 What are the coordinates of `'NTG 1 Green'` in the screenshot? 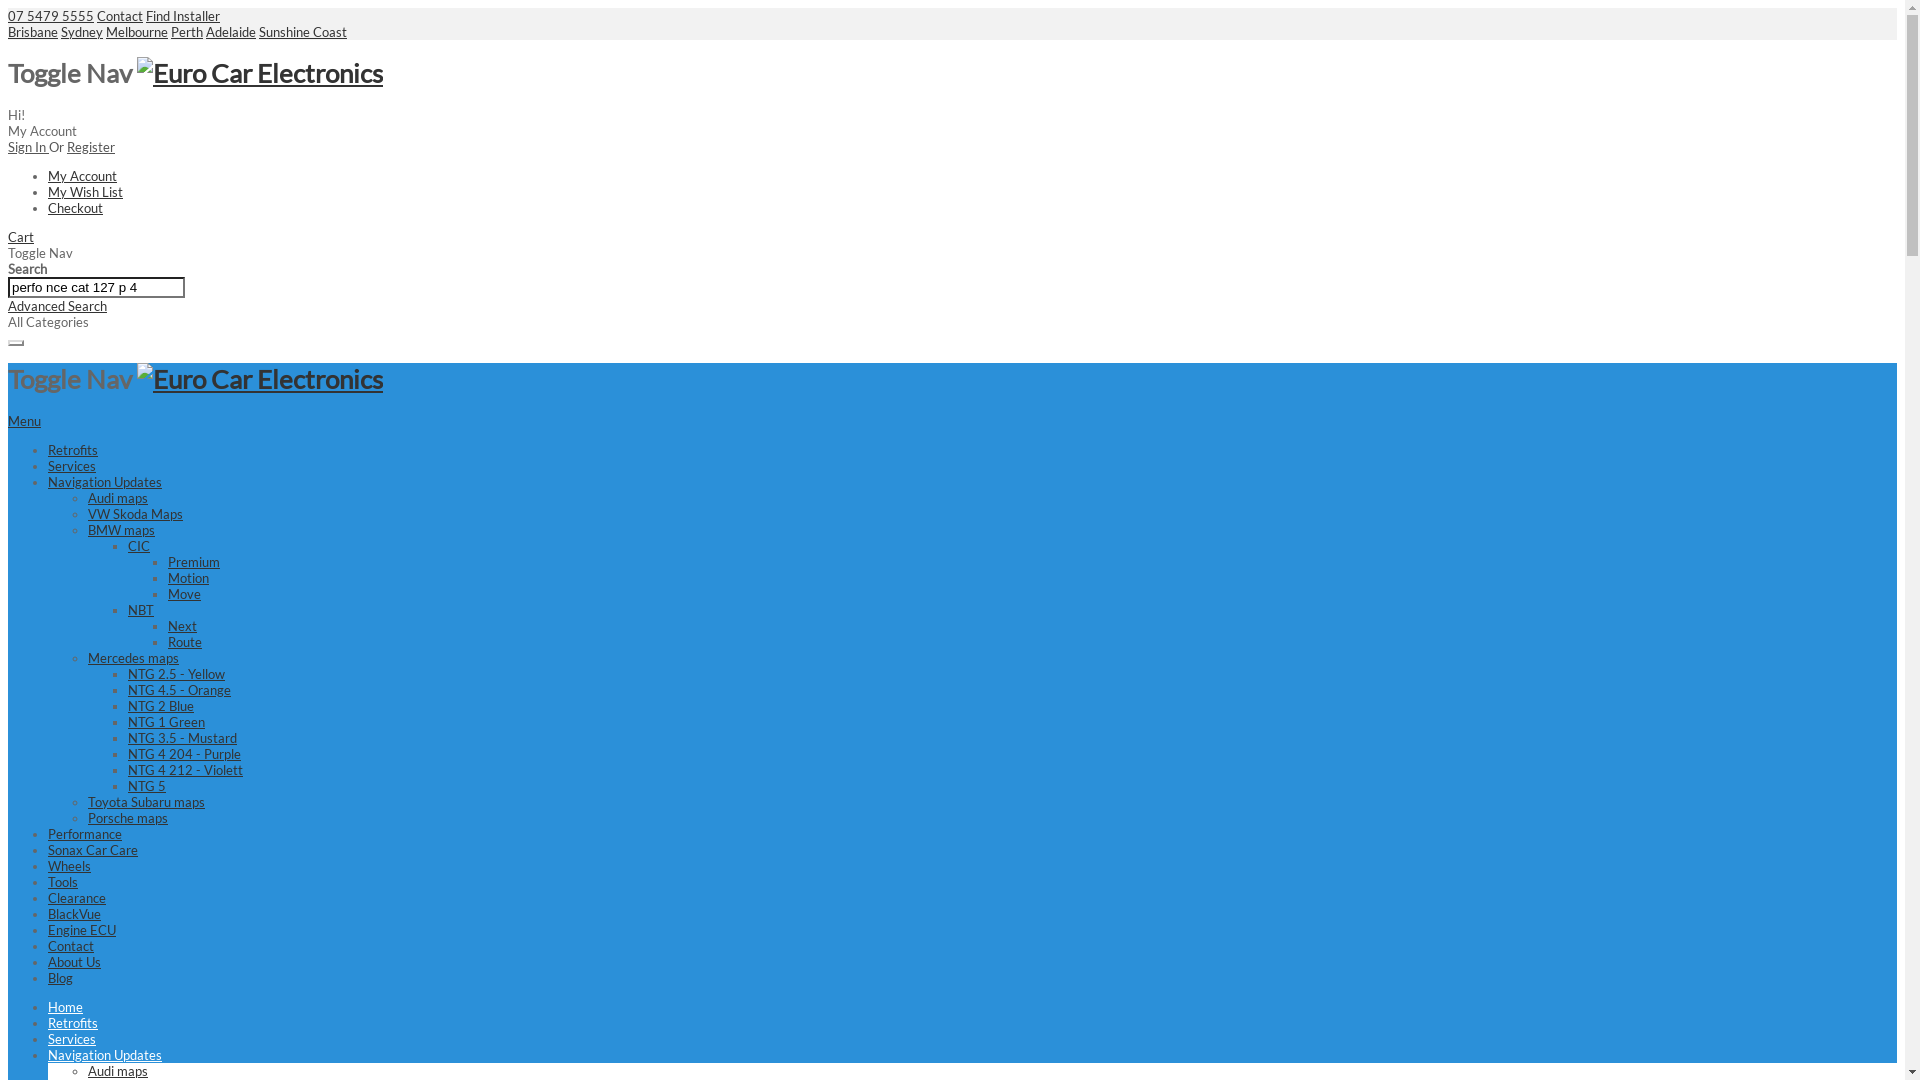 It's located at (166, 721).